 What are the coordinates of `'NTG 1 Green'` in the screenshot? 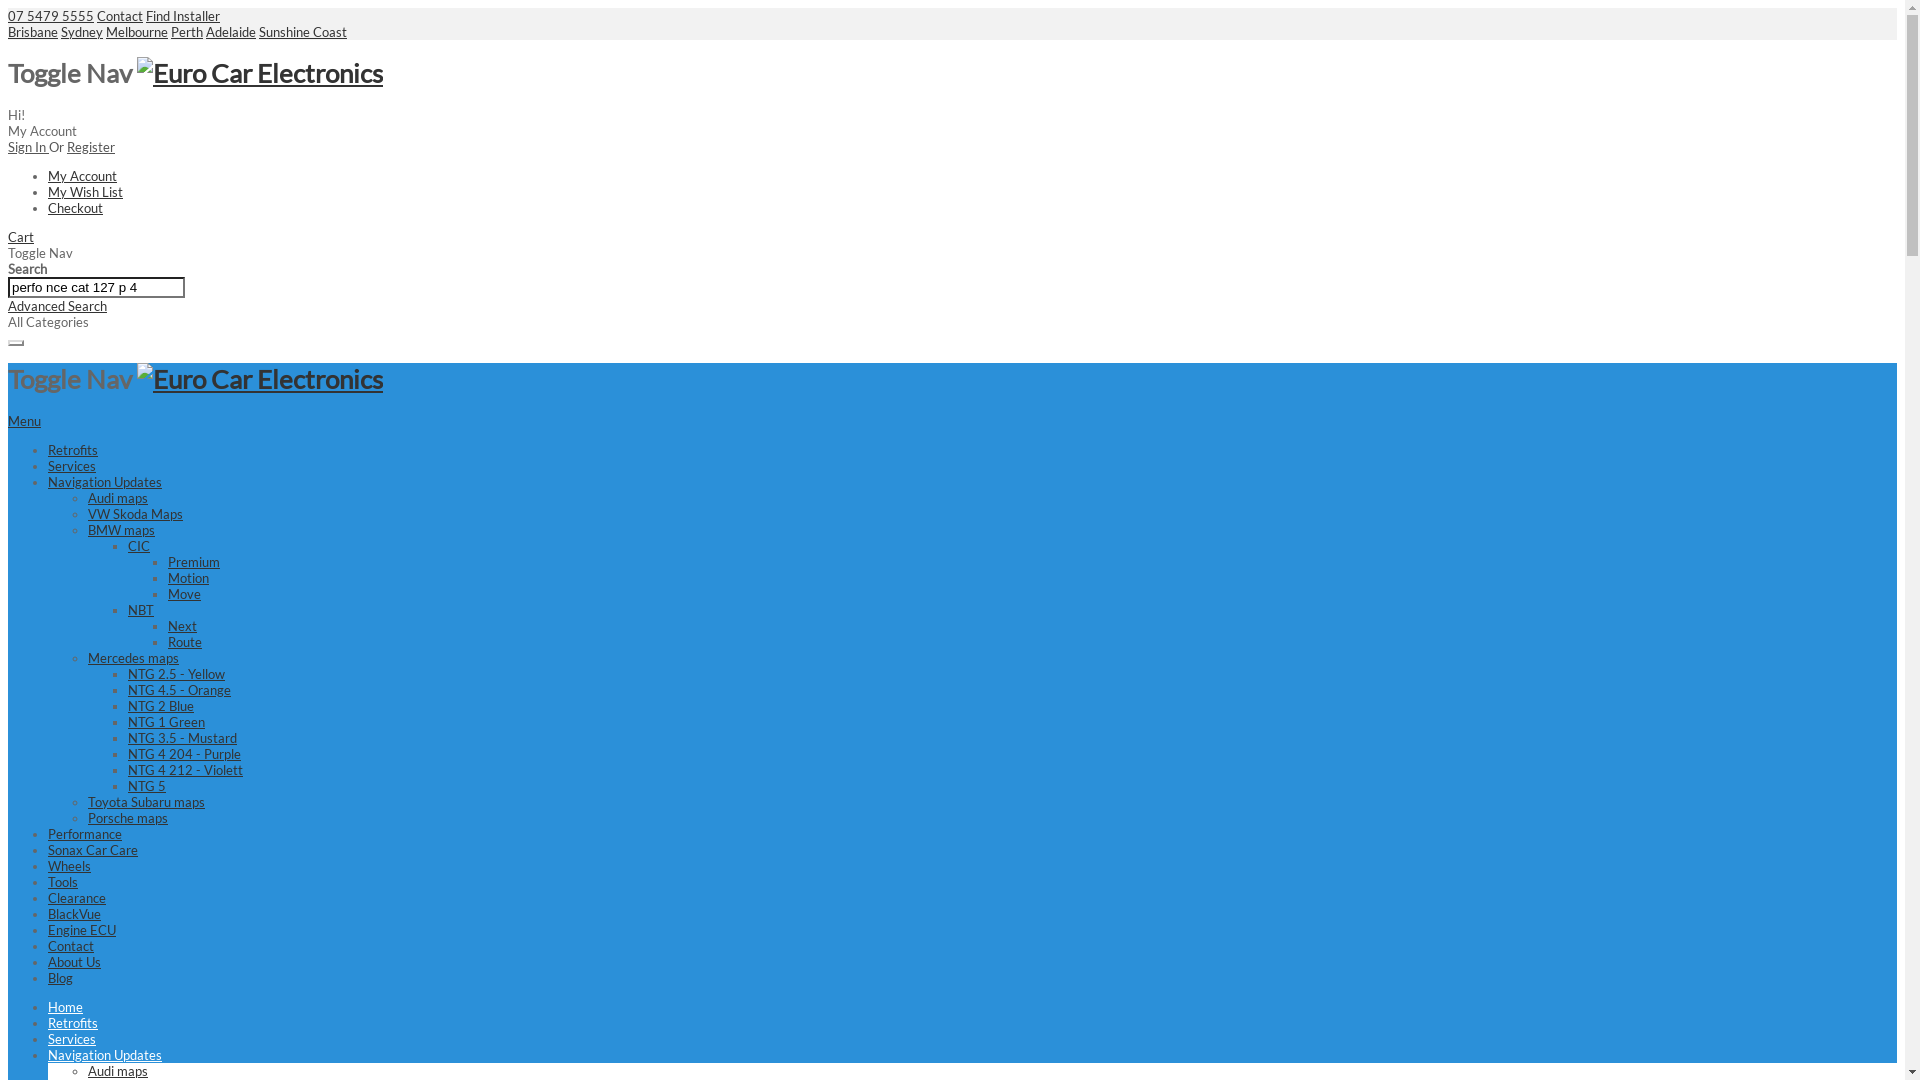 It's located at (166, 721).